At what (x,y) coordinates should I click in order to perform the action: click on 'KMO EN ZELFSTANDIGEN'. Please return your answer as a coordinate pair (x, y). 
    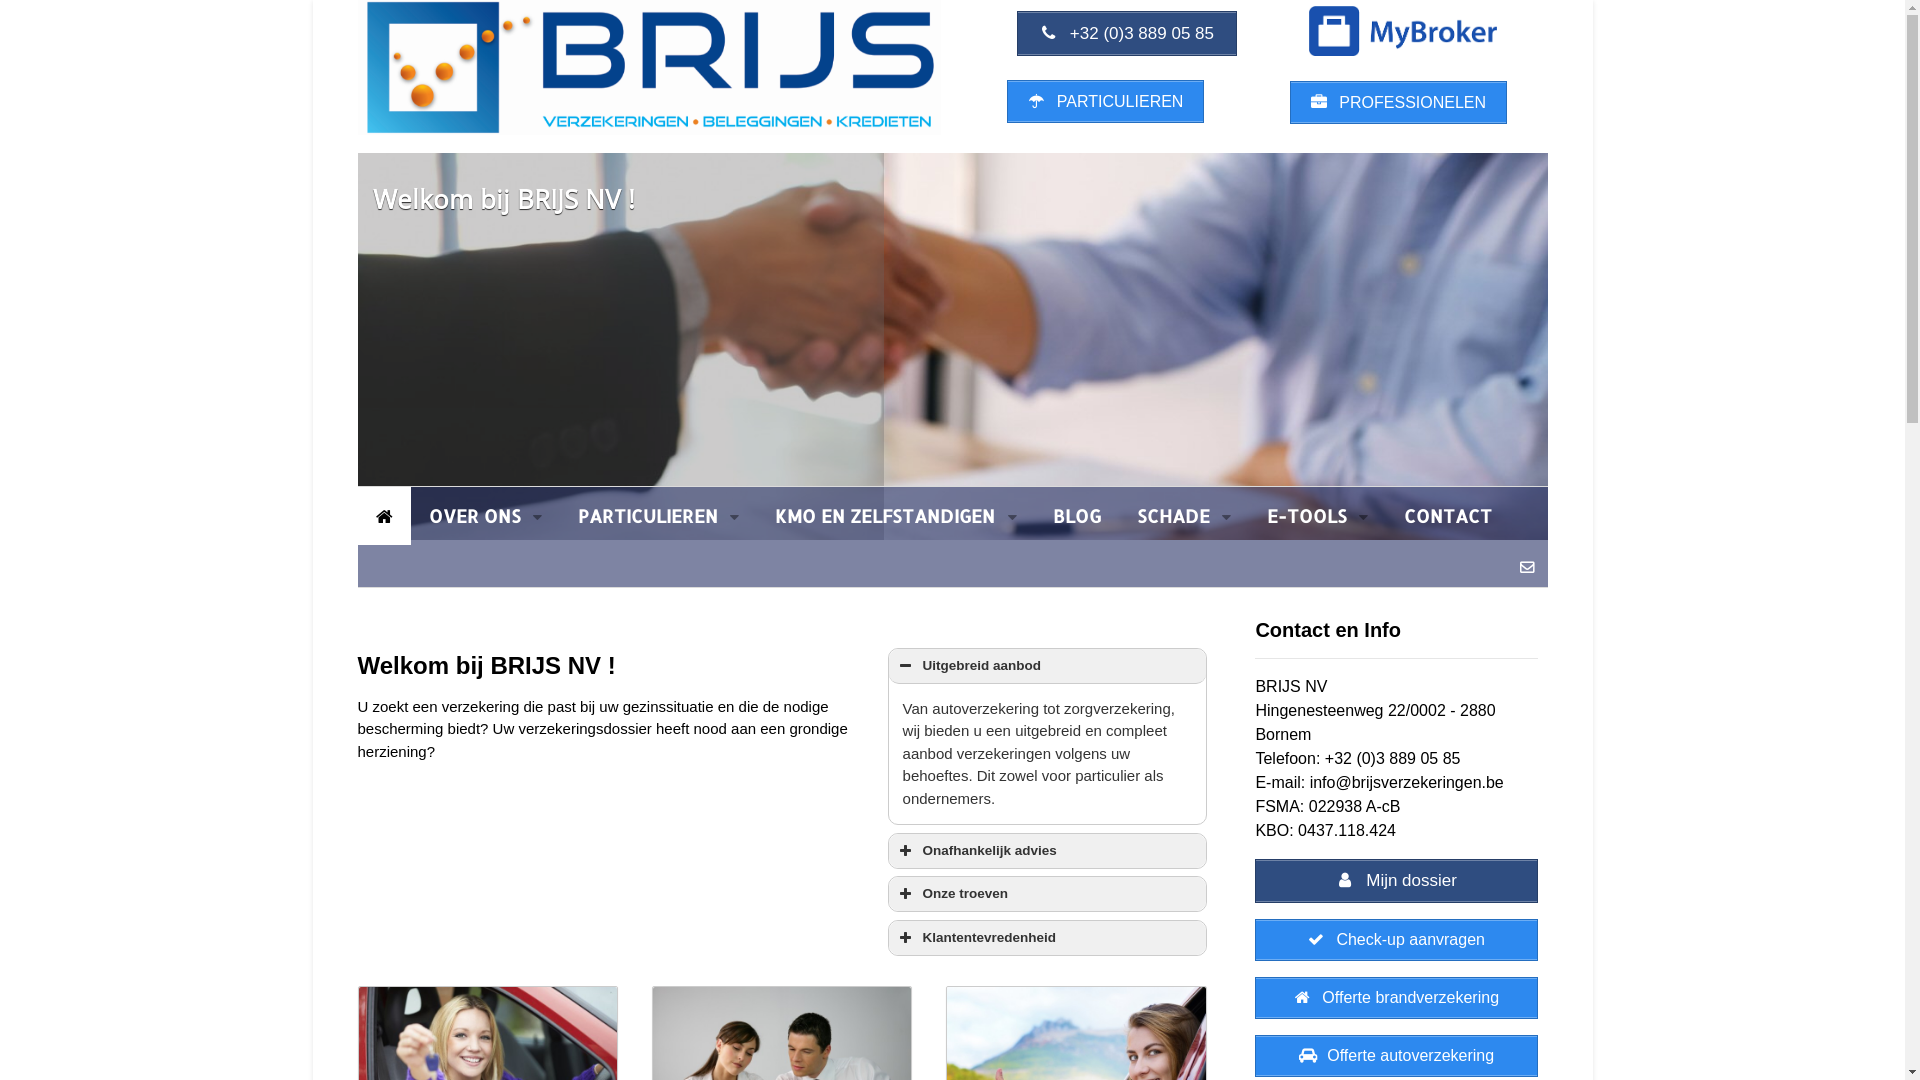
    Looking at the image, I should click on (894, 515).